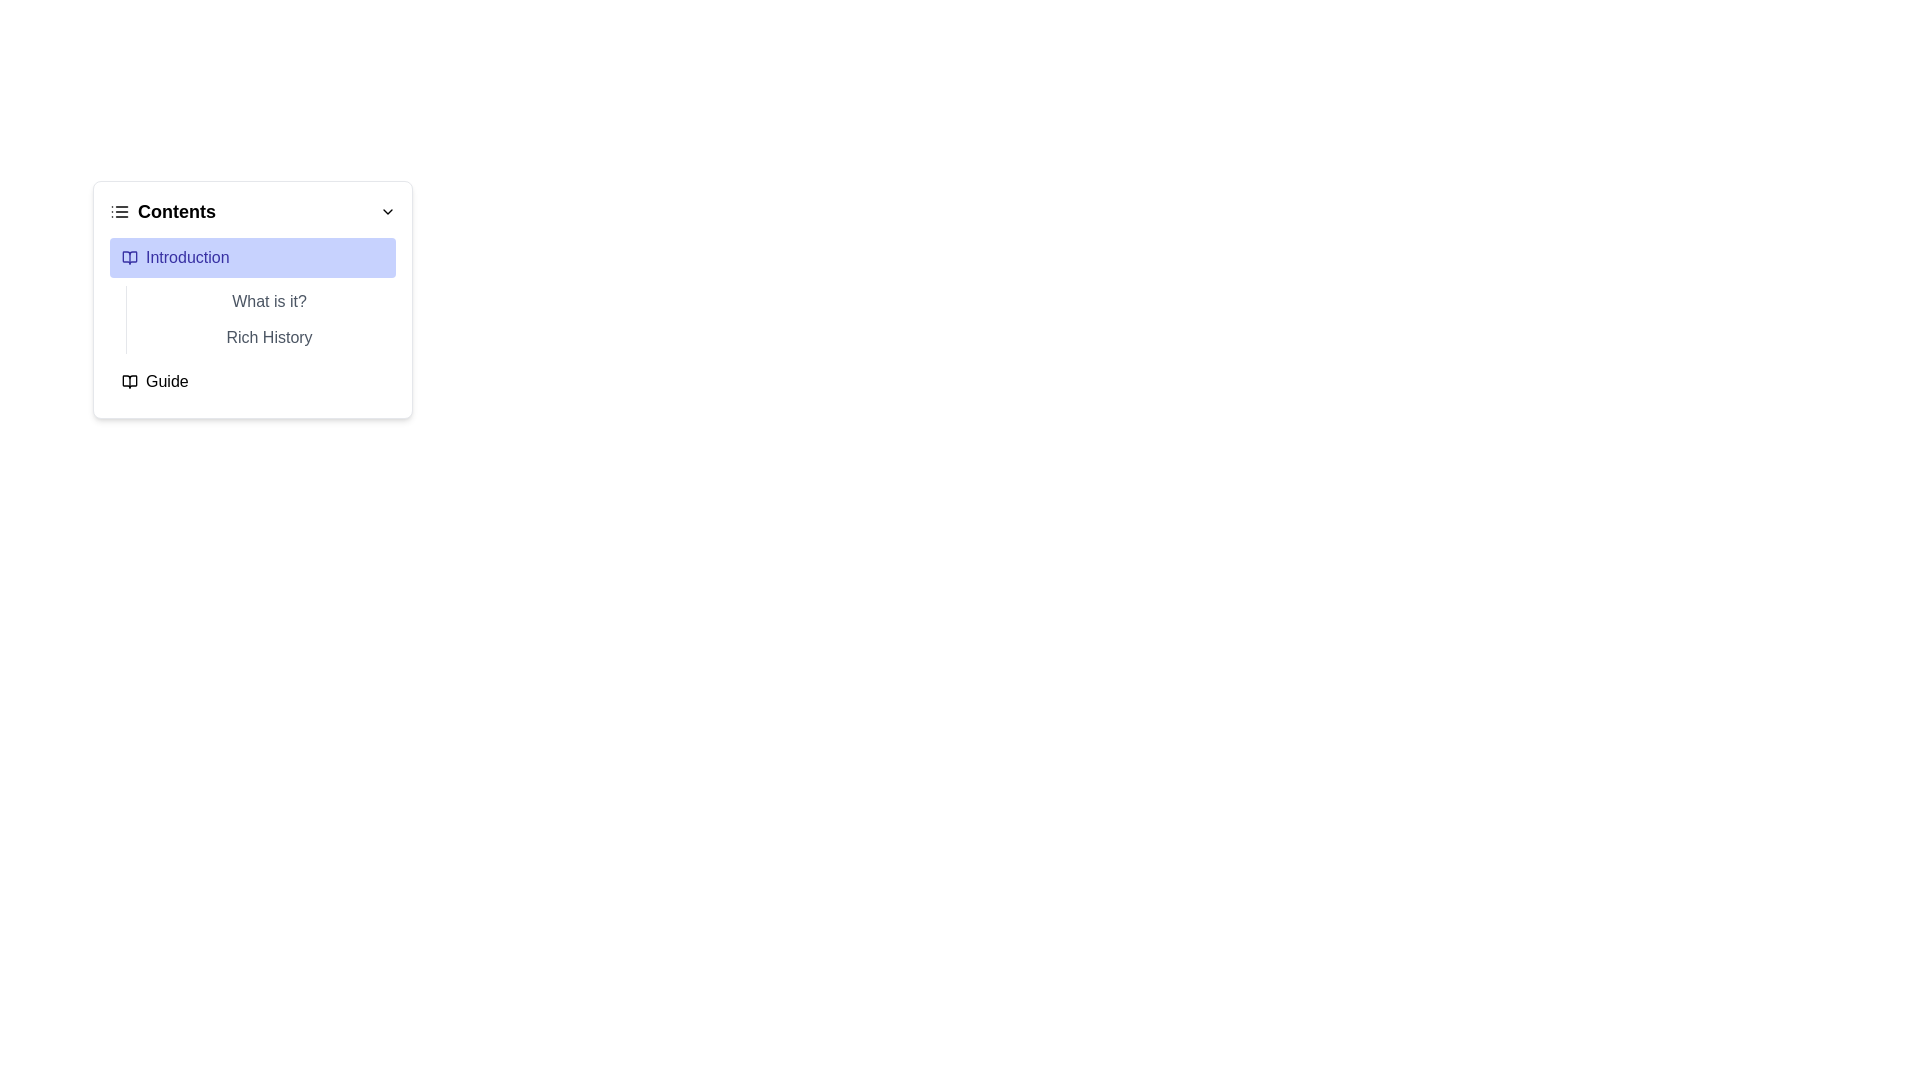 This screenshot has height=1080, width=1920. Describe the element at coordinates (388, 212) in the screenshot. I see `the downward-pointing chevron icon located at the far right of the header labeled 'Contents'` at that location.